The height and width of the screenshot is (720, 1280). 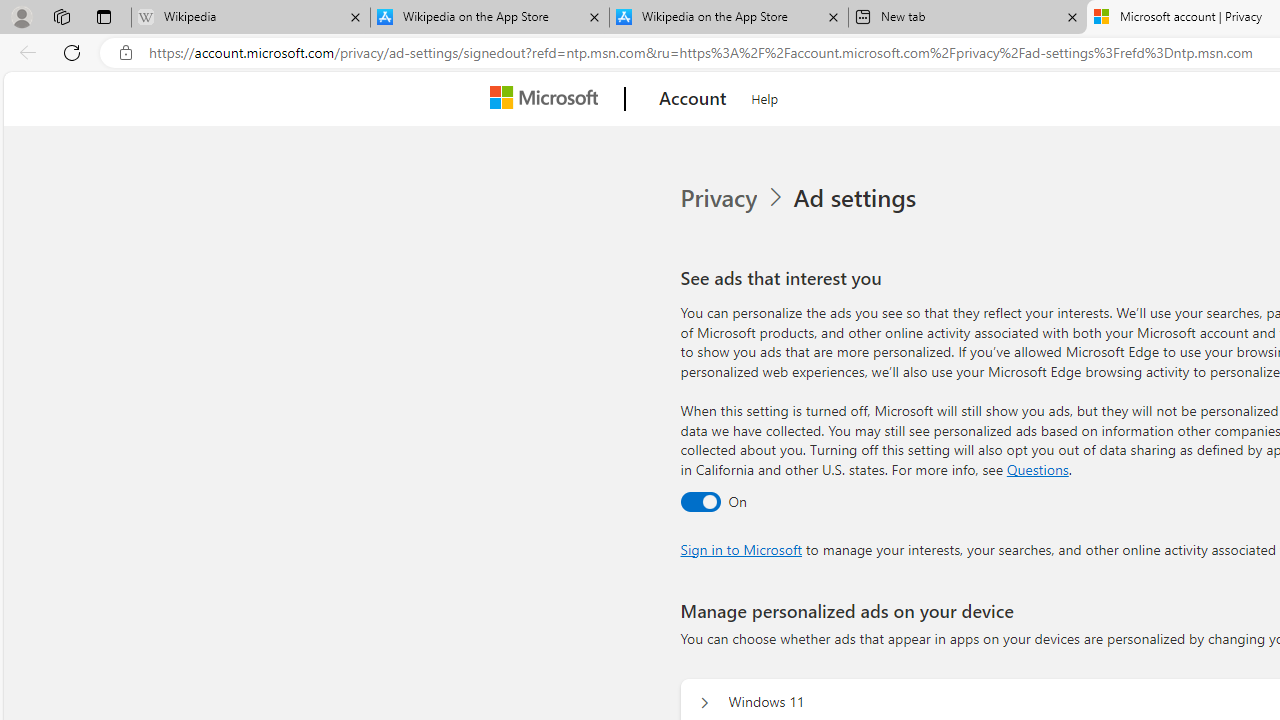 I want to click on 'Manage personalized ads on your device Windows 11', so click(x=704, y=702).